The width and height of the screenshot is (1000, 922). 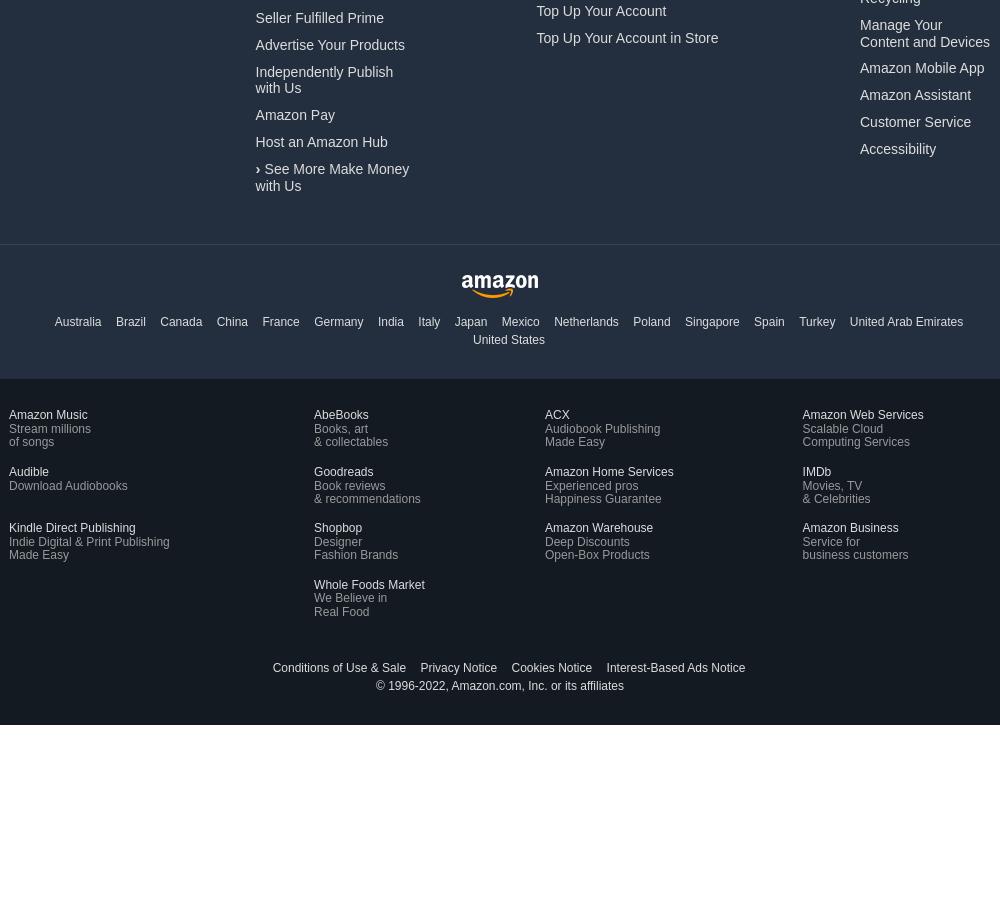 I want to click on 'Independently Publish with Us', so click(x=323, y=79).